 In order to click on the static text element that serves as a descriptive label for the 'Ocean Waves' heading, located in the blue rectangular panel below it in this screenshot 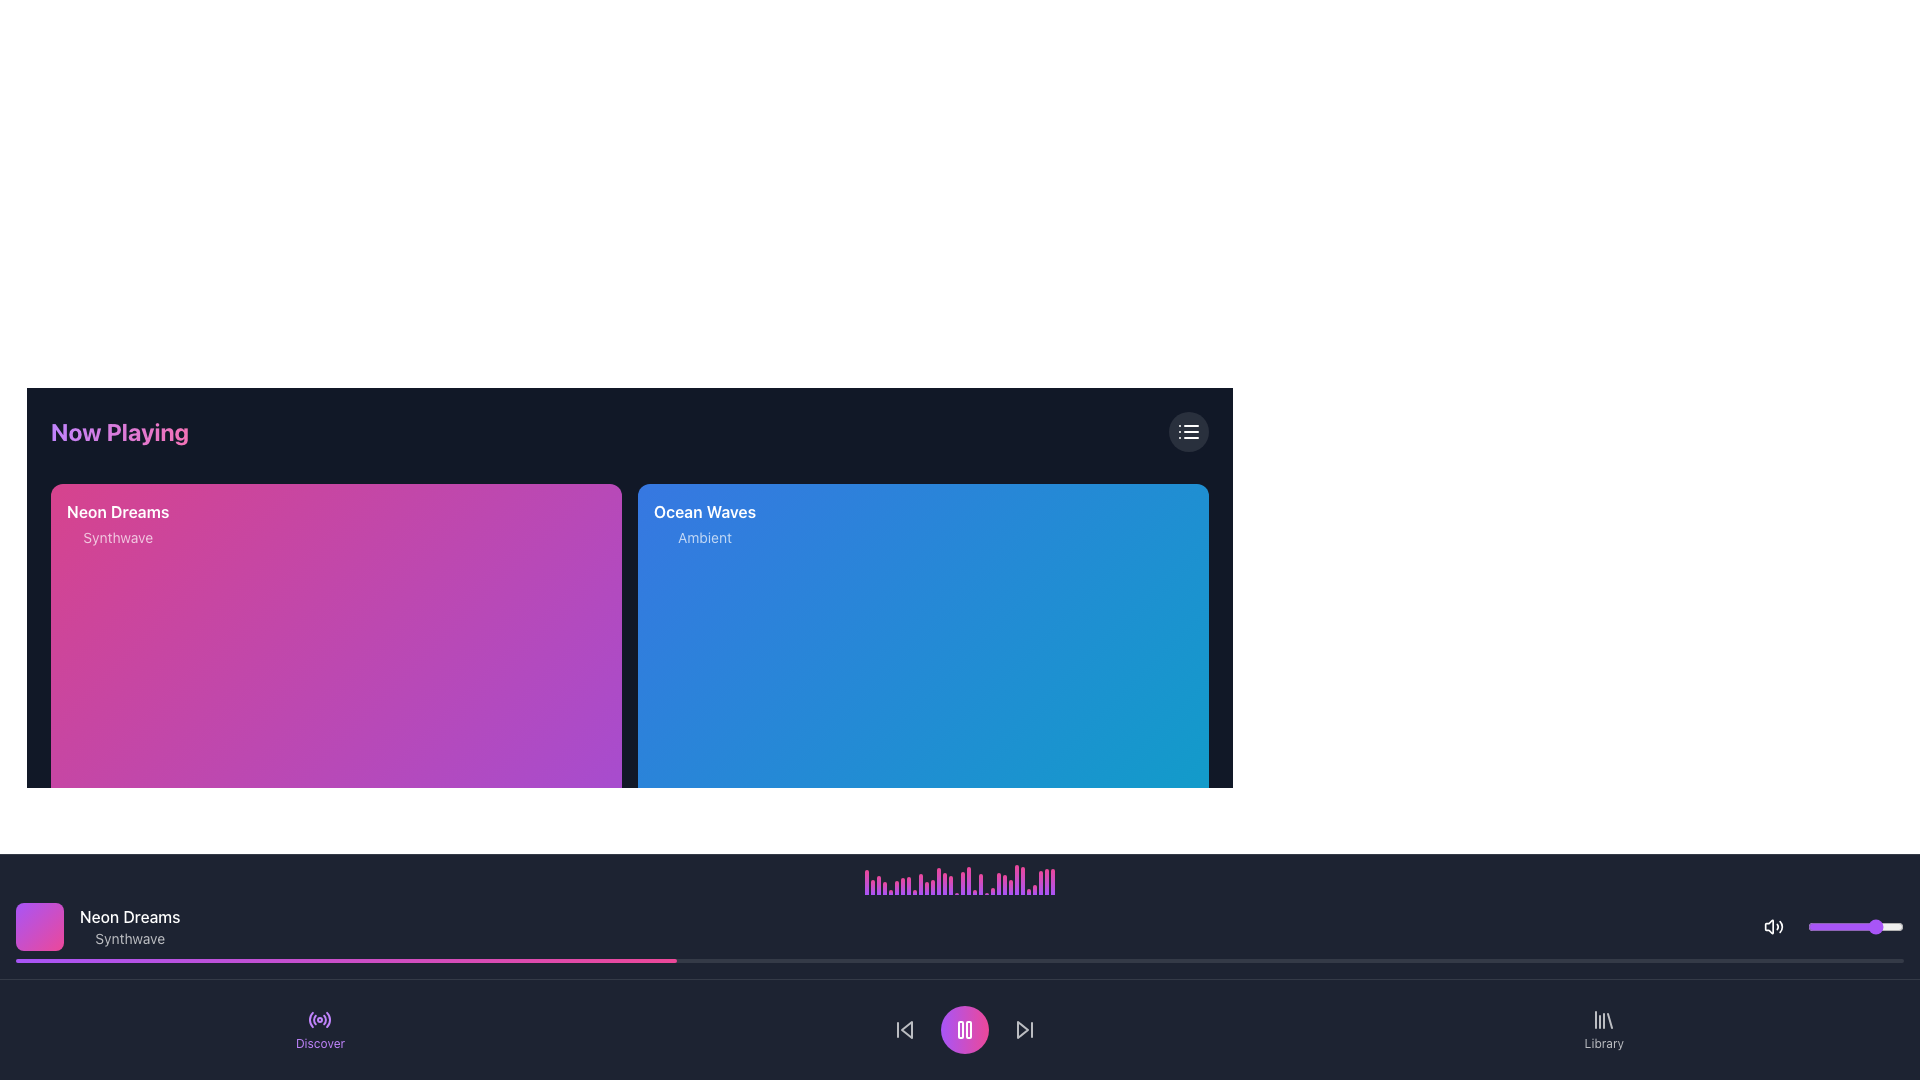, I will do `click(705, 536)`.